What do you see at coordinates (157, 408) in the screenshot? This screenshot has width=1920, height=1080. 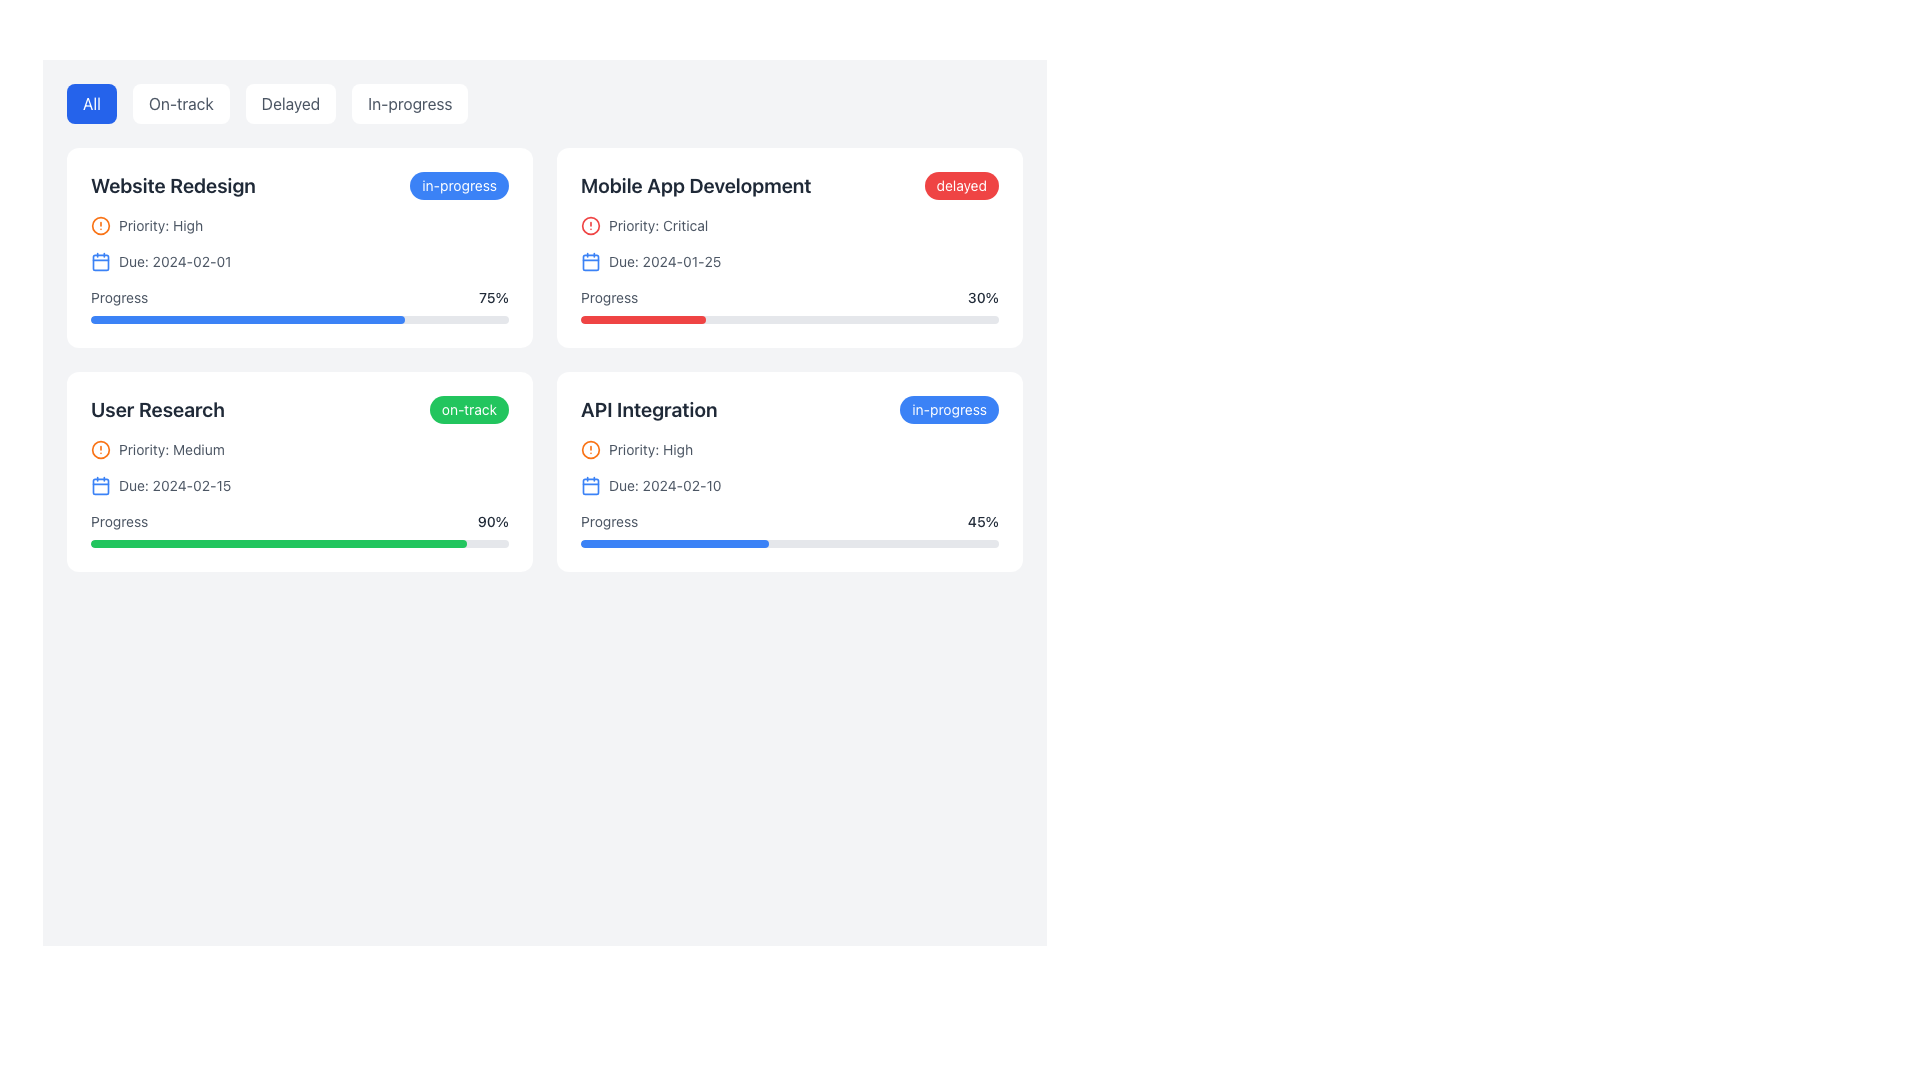 I see `the static text label displaying 'User Research', which is in bold font style and positioned at the top-left corner of a card layout` at bounding box center [157, 408].